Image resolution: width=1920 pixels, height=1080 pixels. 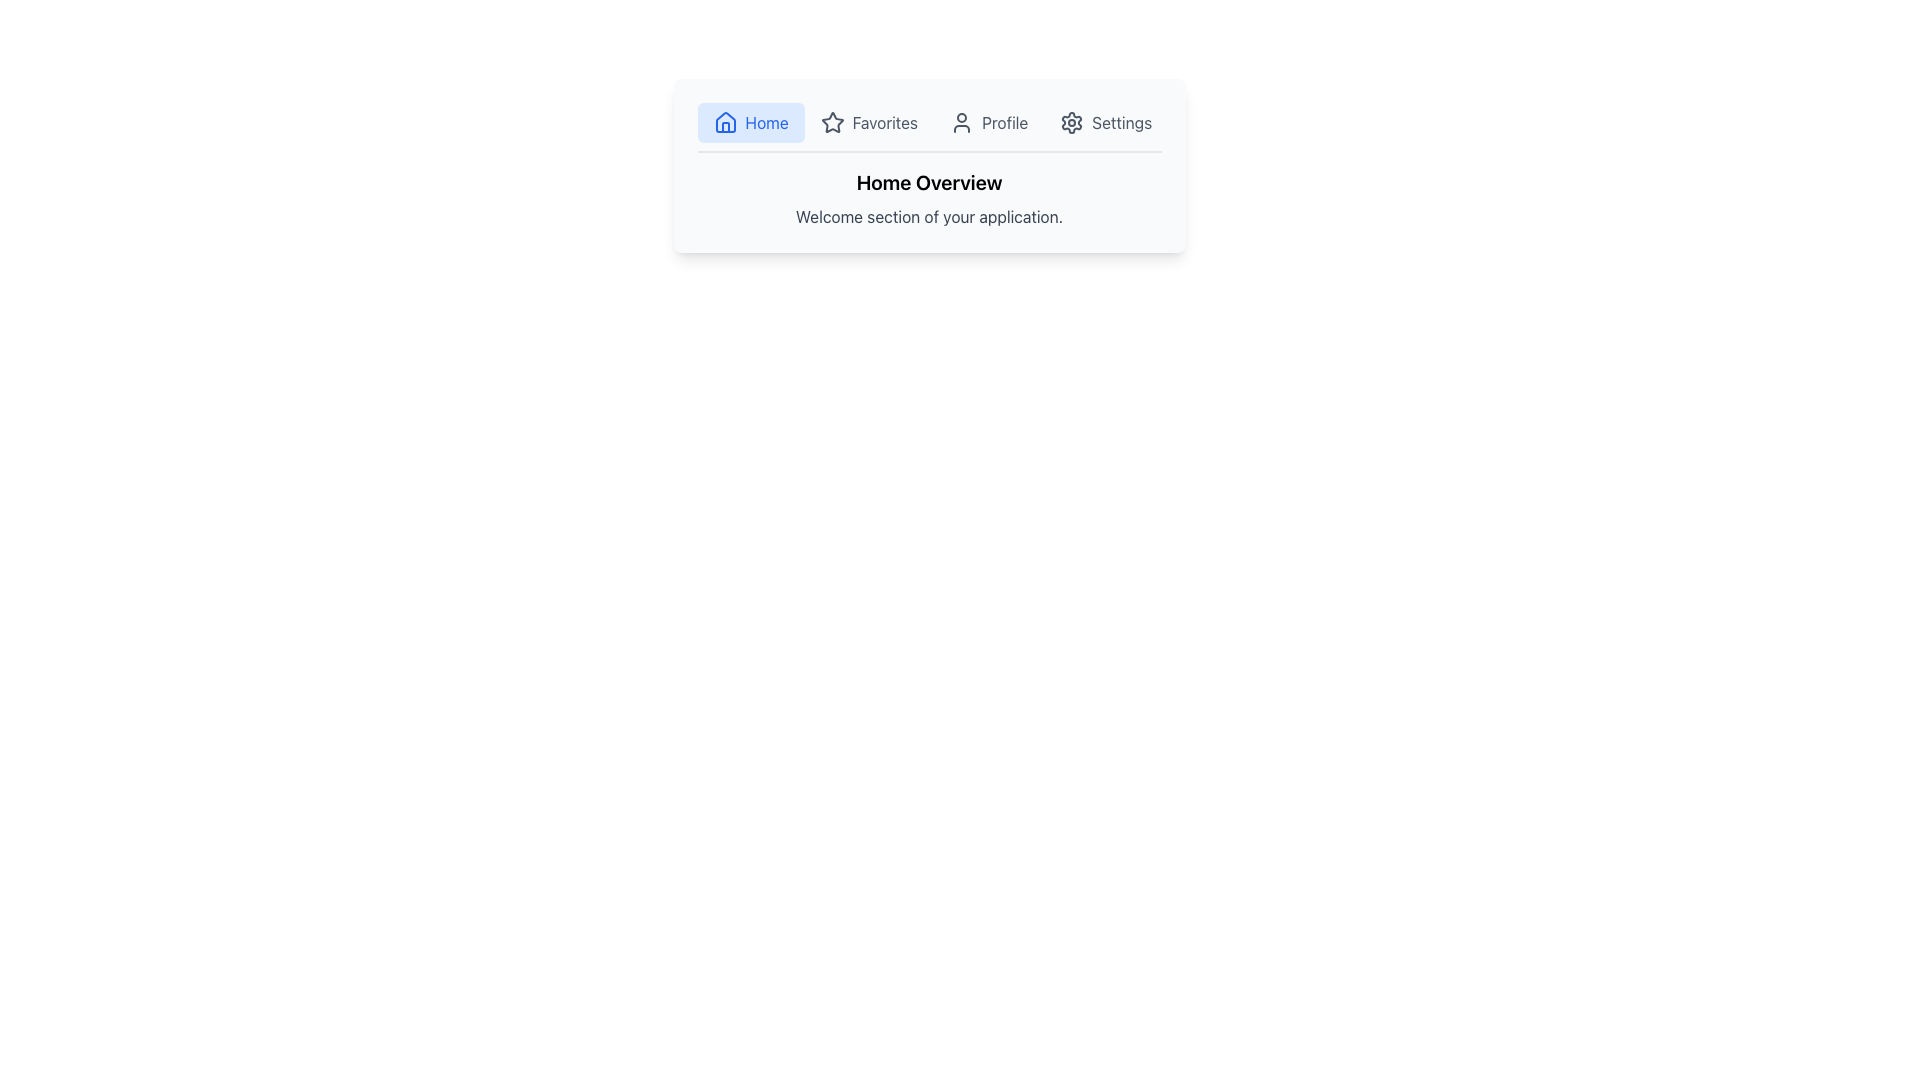 I want to click on the house-shaped icon located on the top-left of the navigation bar, labeled 'Home', which precedes the 'Favorites' button, so click(x=724, y=123).